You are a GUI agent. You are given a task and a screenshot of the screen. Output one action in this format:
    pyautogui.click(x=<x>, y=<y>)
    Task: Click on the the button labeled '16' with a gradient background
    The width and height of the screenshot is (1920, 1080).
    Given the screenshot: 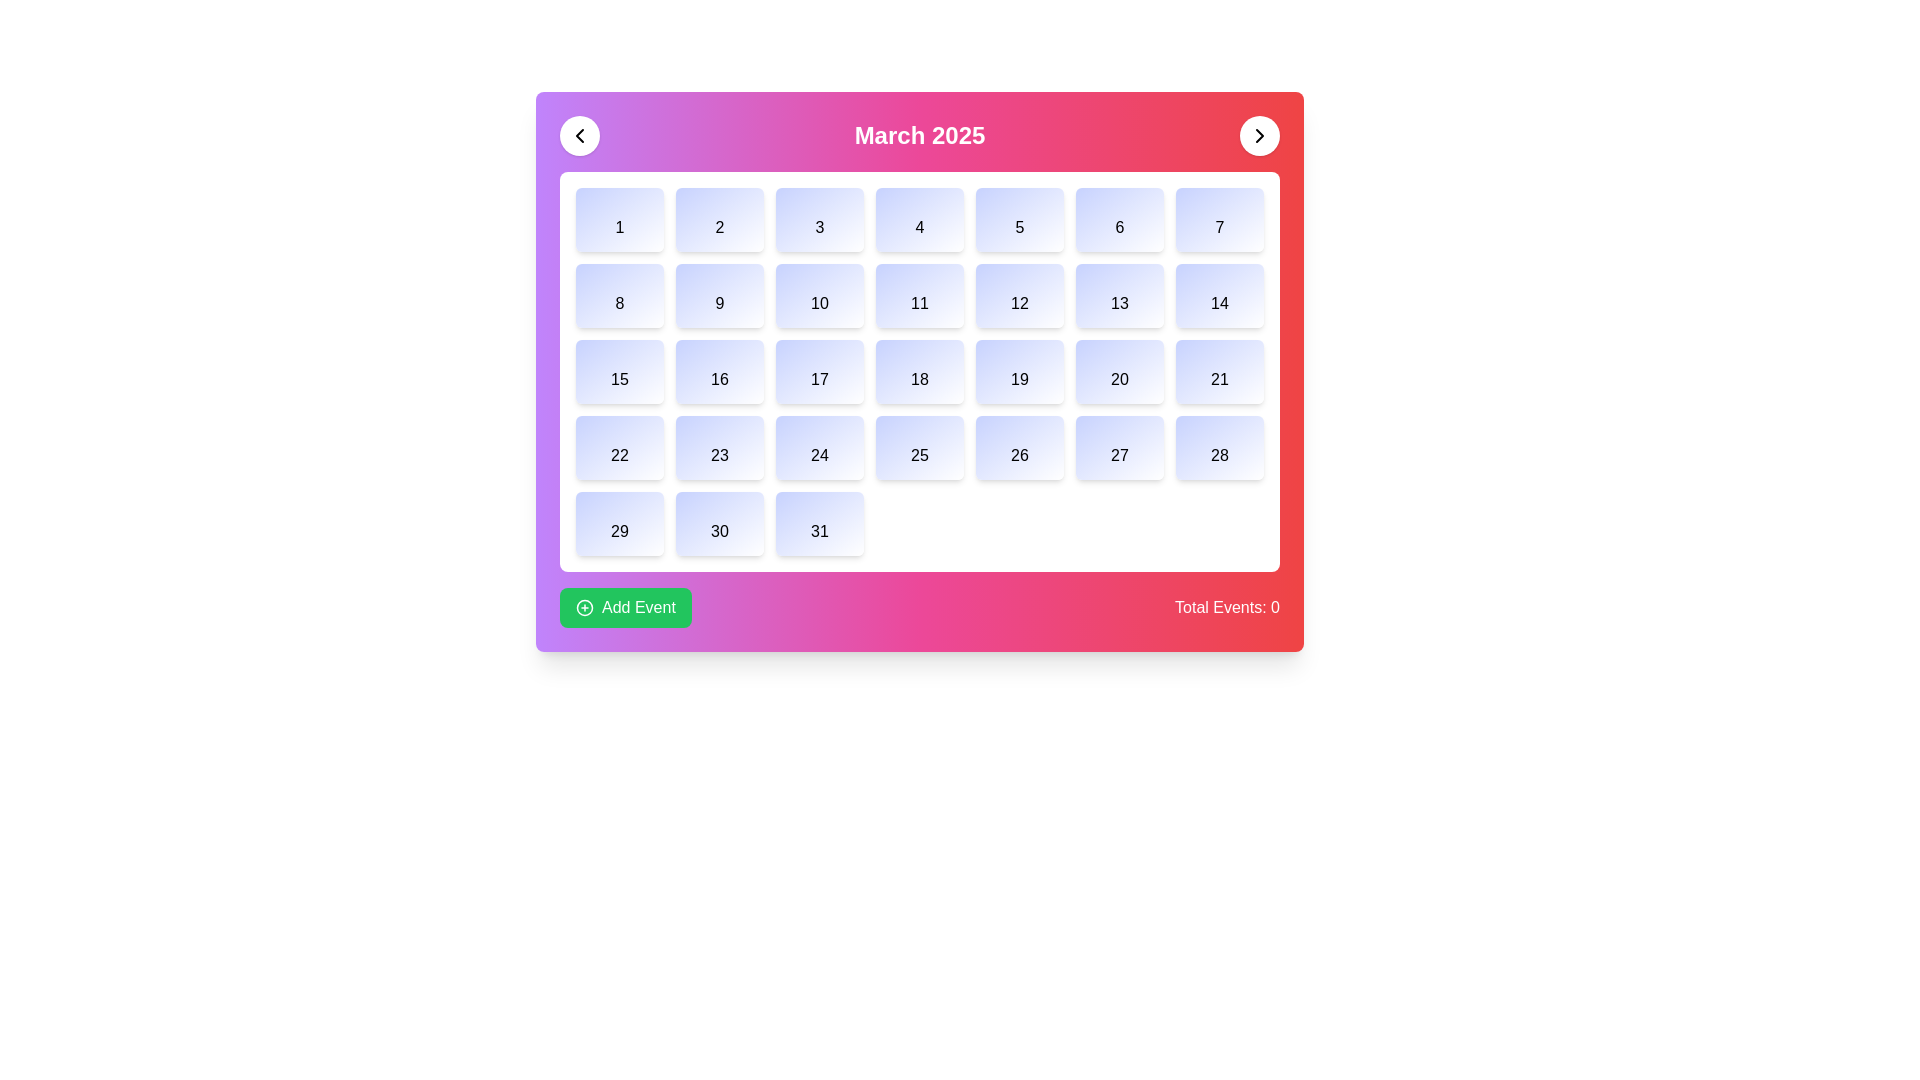 What is the action you would take?
    pyautogui.click(x=720, y=371)
    